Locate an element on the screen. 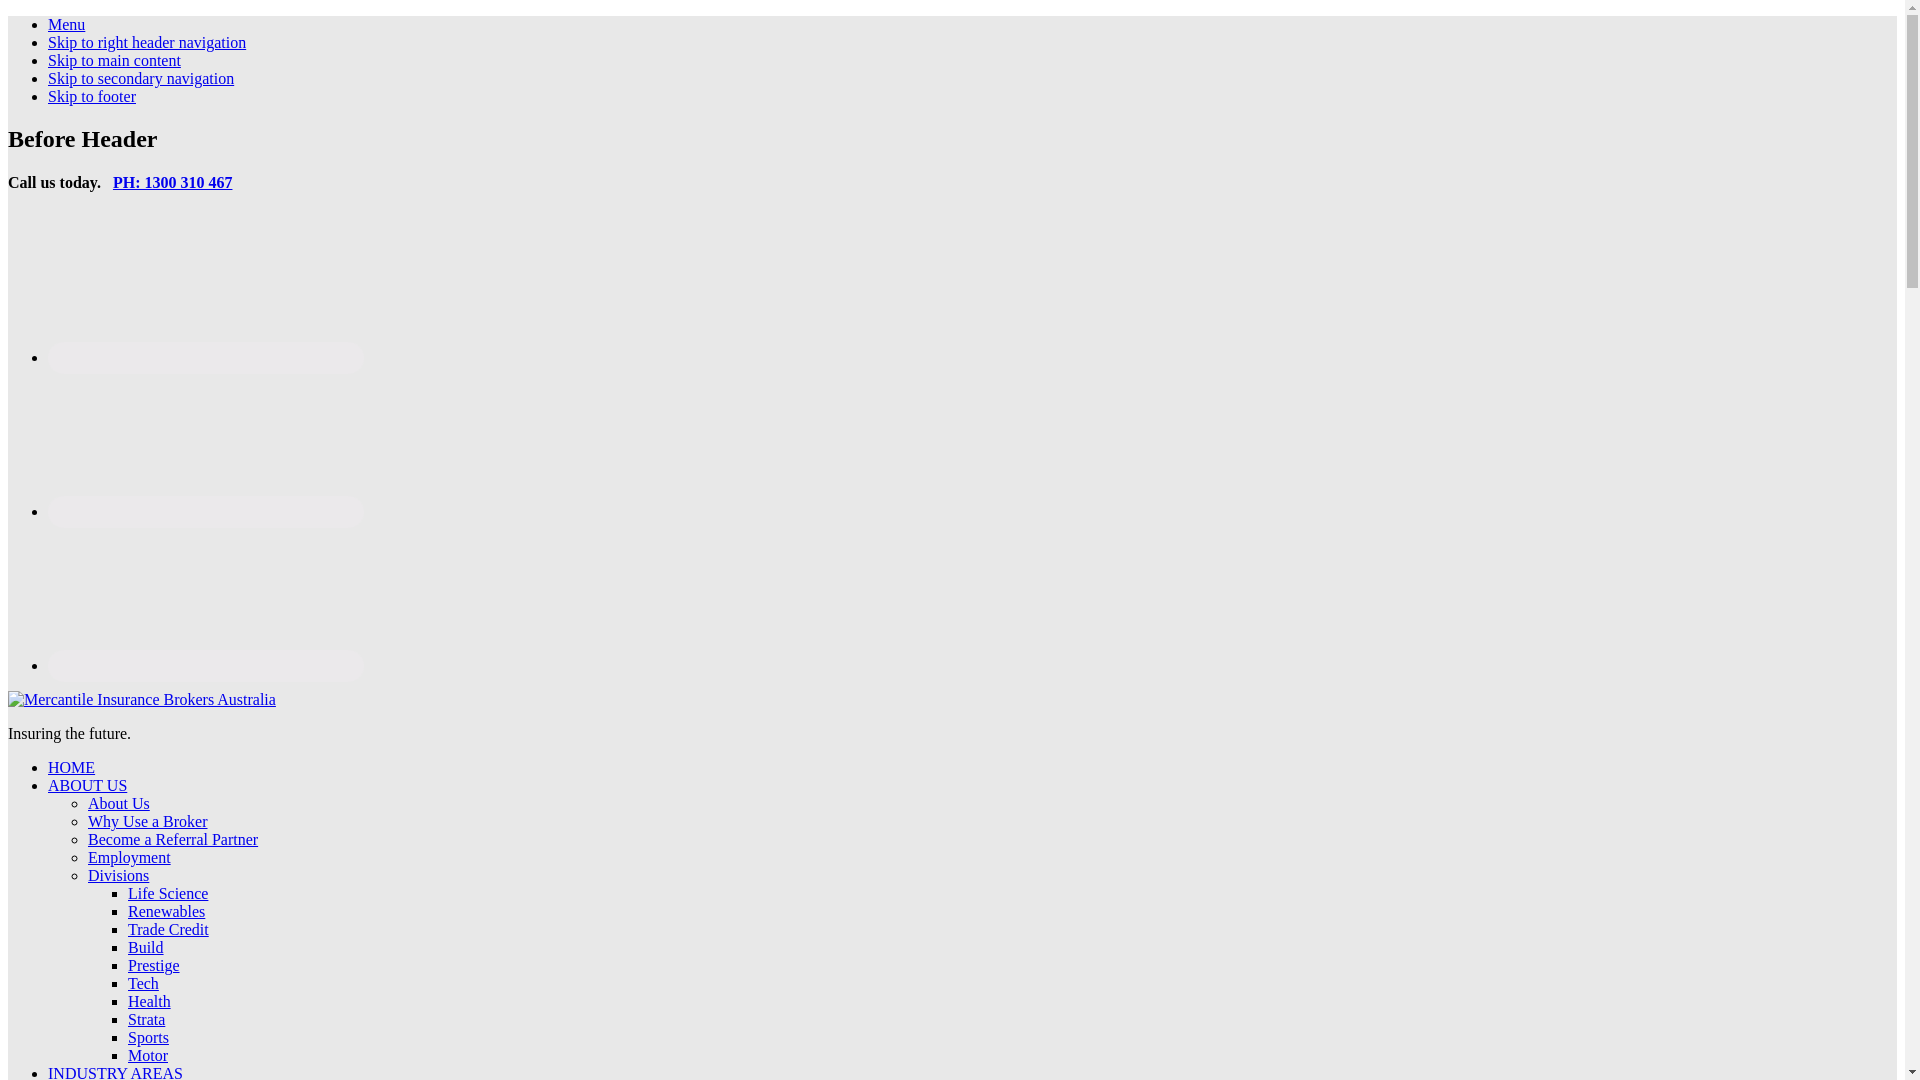 This screenshot has height=1080, width=1920. 'Health' is located at coordinates (148, 1001).